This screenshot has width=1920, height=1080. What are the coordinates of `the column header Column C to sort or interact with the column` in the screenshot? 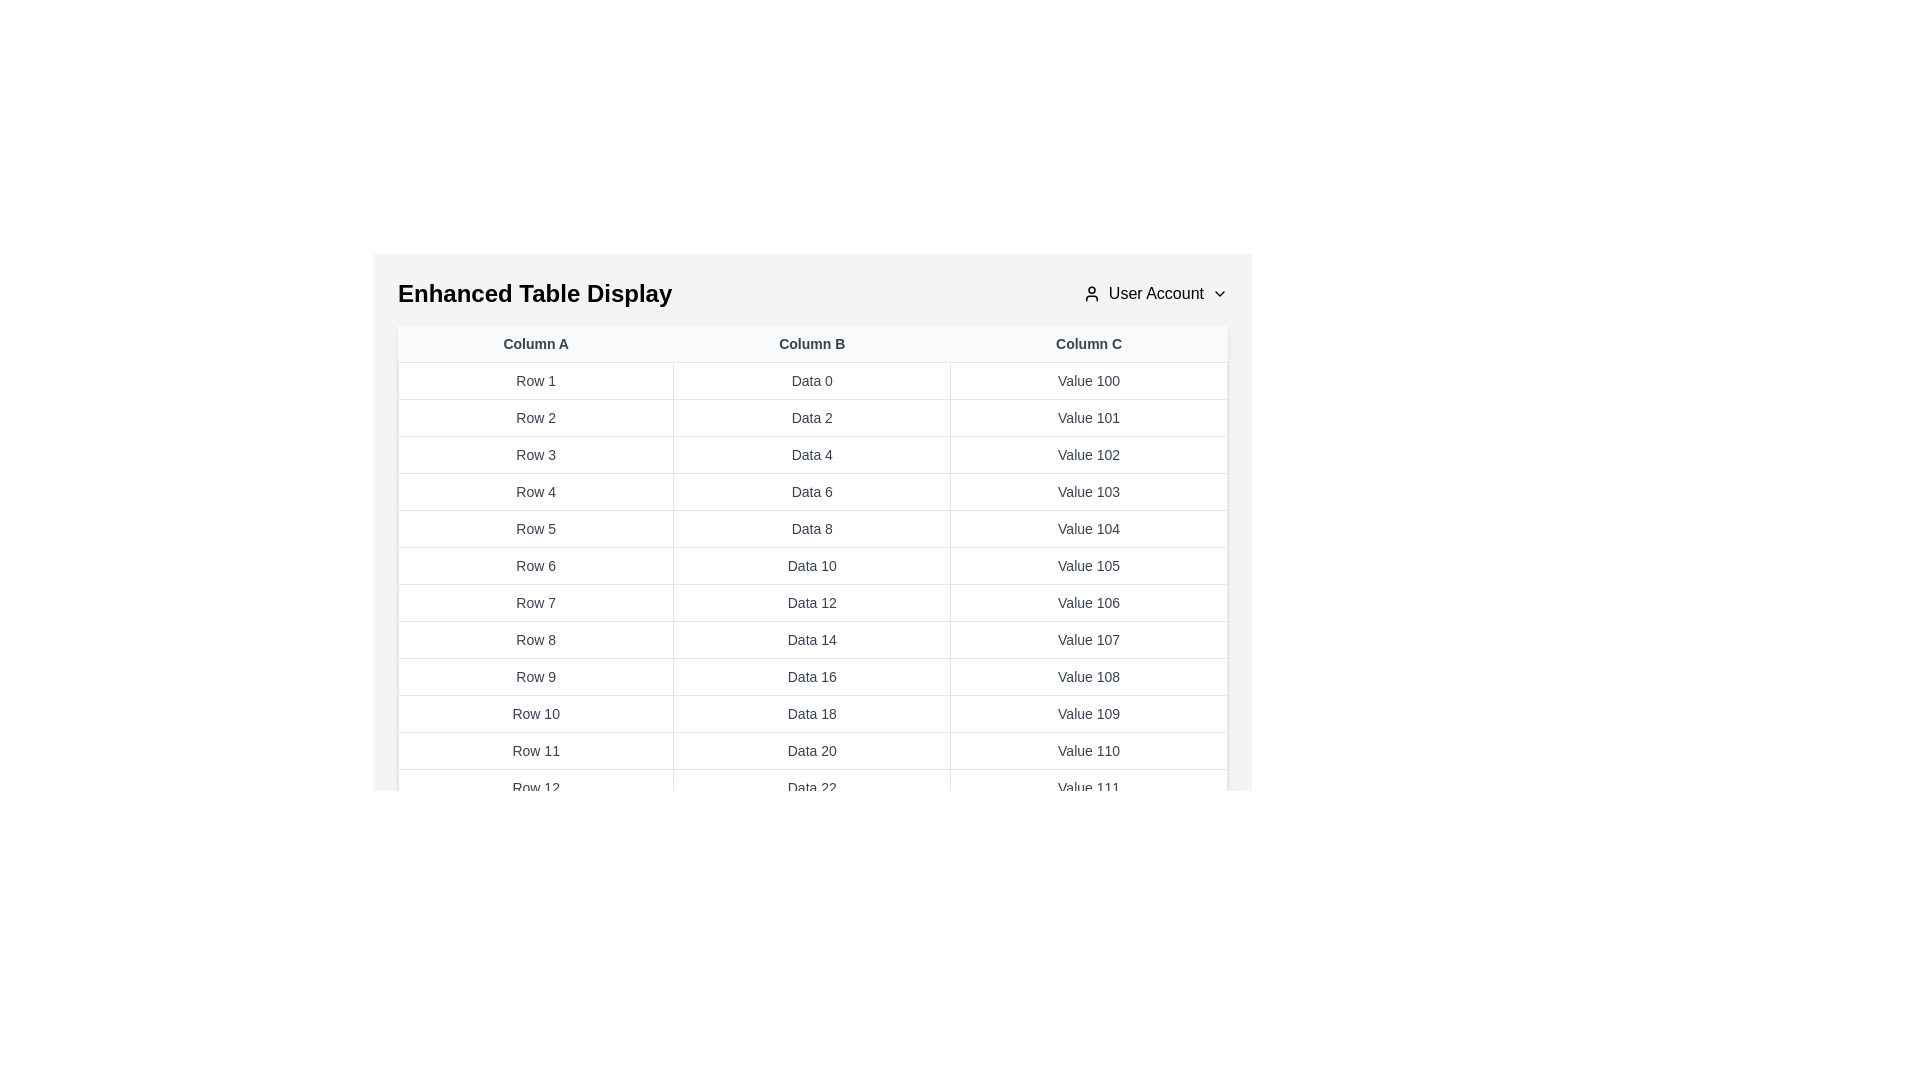 It's located at (1088, 342).